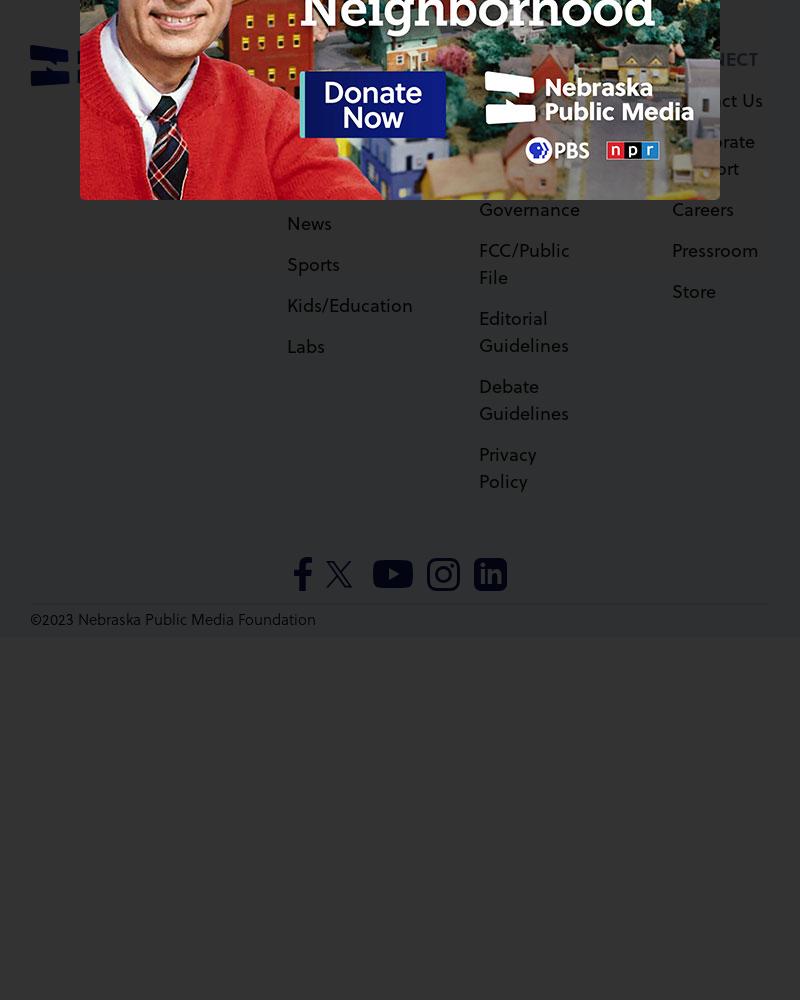 The image size is (800, 1000). Describe the element at coordinates (311, 97) in the screenshot. I see `'Watch'` at that location.